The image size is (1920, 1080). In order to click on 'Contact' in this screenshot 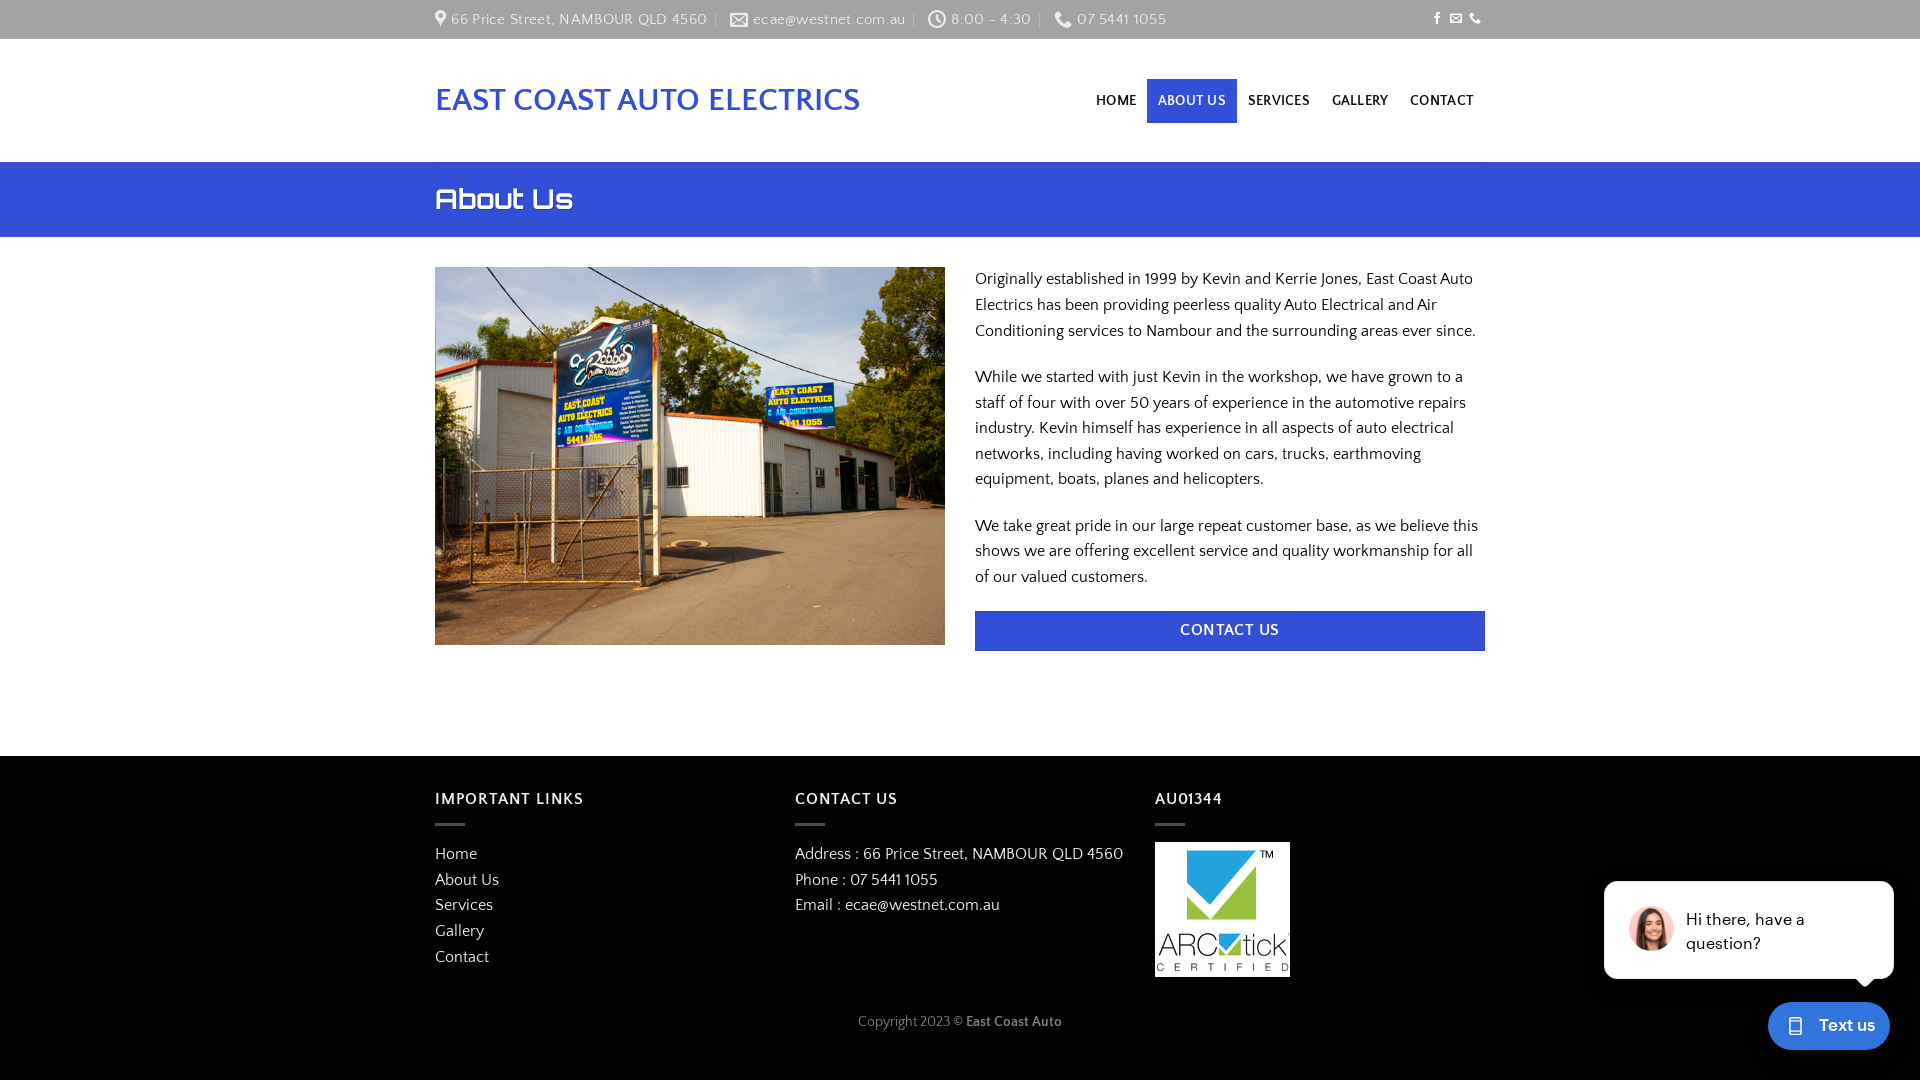, I will do `click(460, 956)`.